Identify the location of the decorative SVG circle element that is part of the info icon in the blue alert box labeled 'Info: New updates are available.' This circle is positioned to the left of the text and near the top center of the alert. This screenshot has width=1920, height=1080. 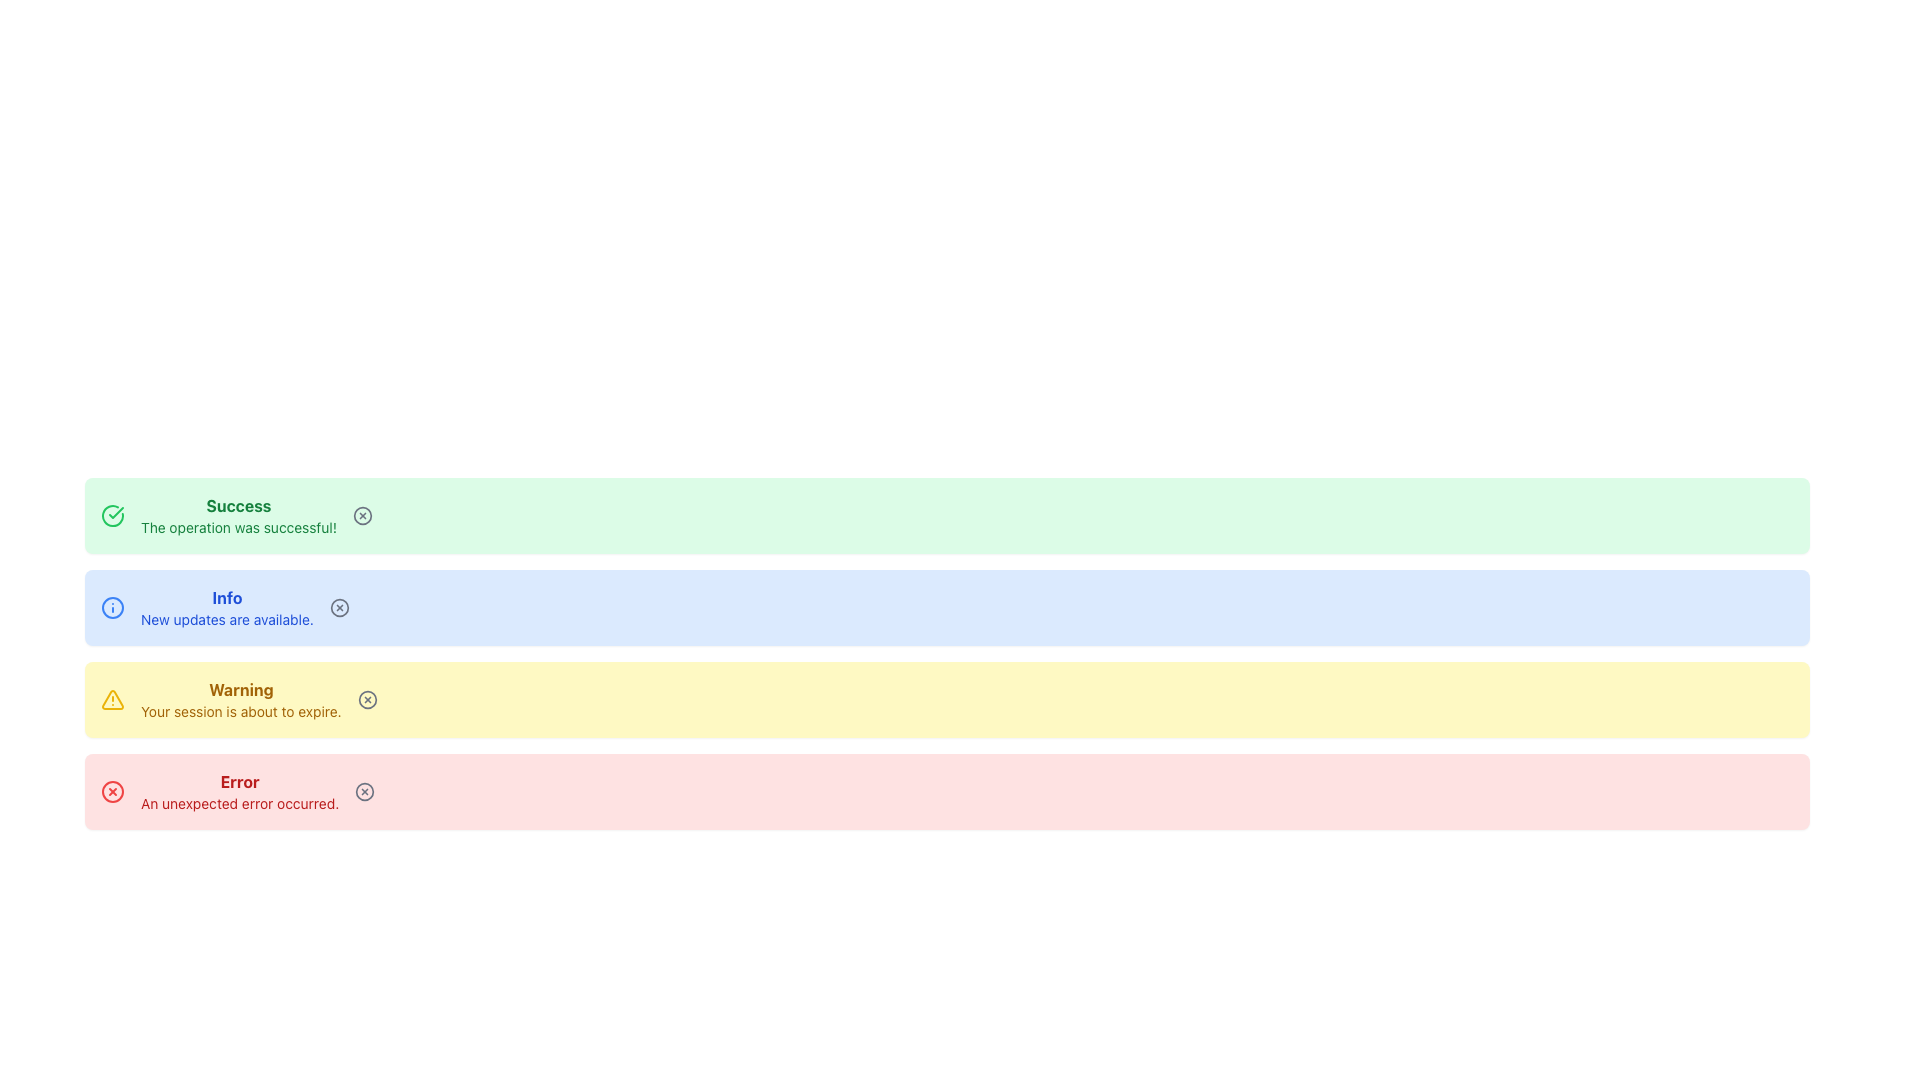
(112, 607).